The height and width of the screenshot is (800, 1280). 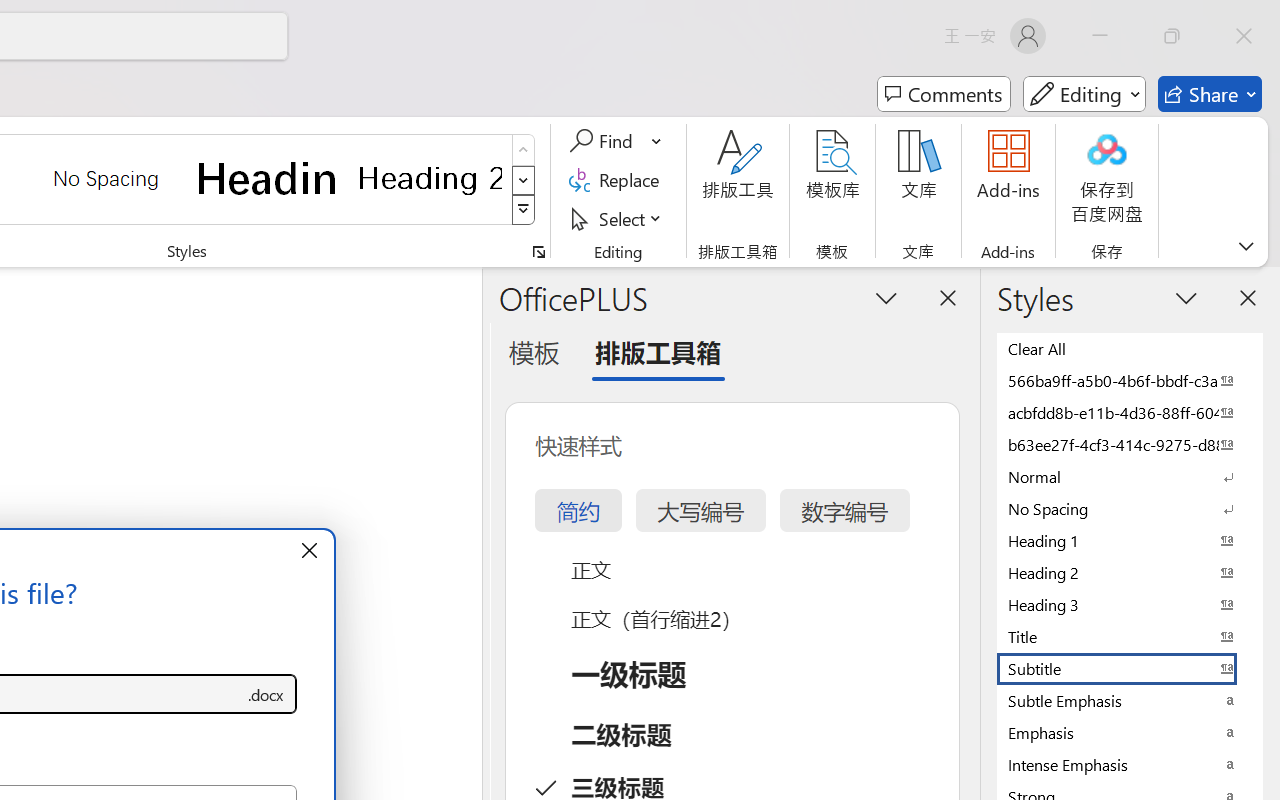 I want to click on 'Title', so click(x=1130, y=635).